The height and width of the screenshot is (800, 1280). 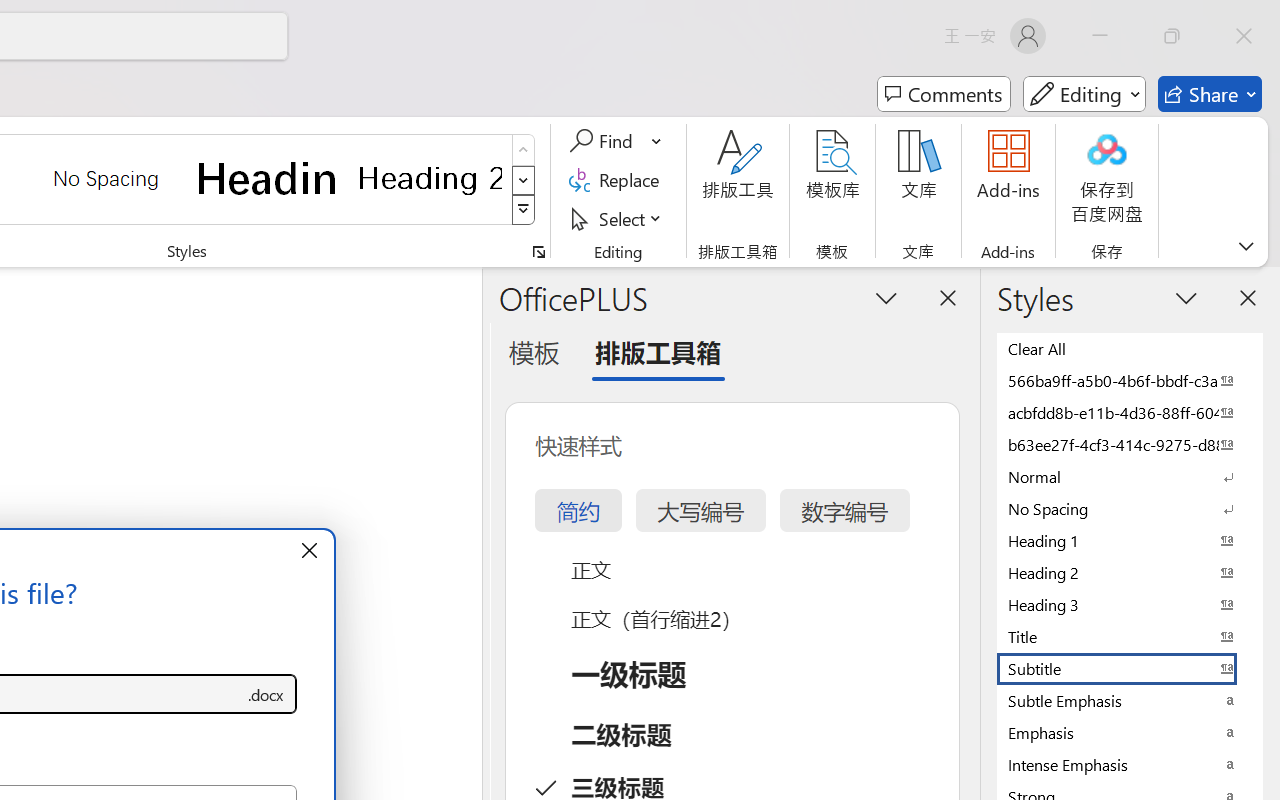 I want to click on 'Title', so click(x=1130, y=635).